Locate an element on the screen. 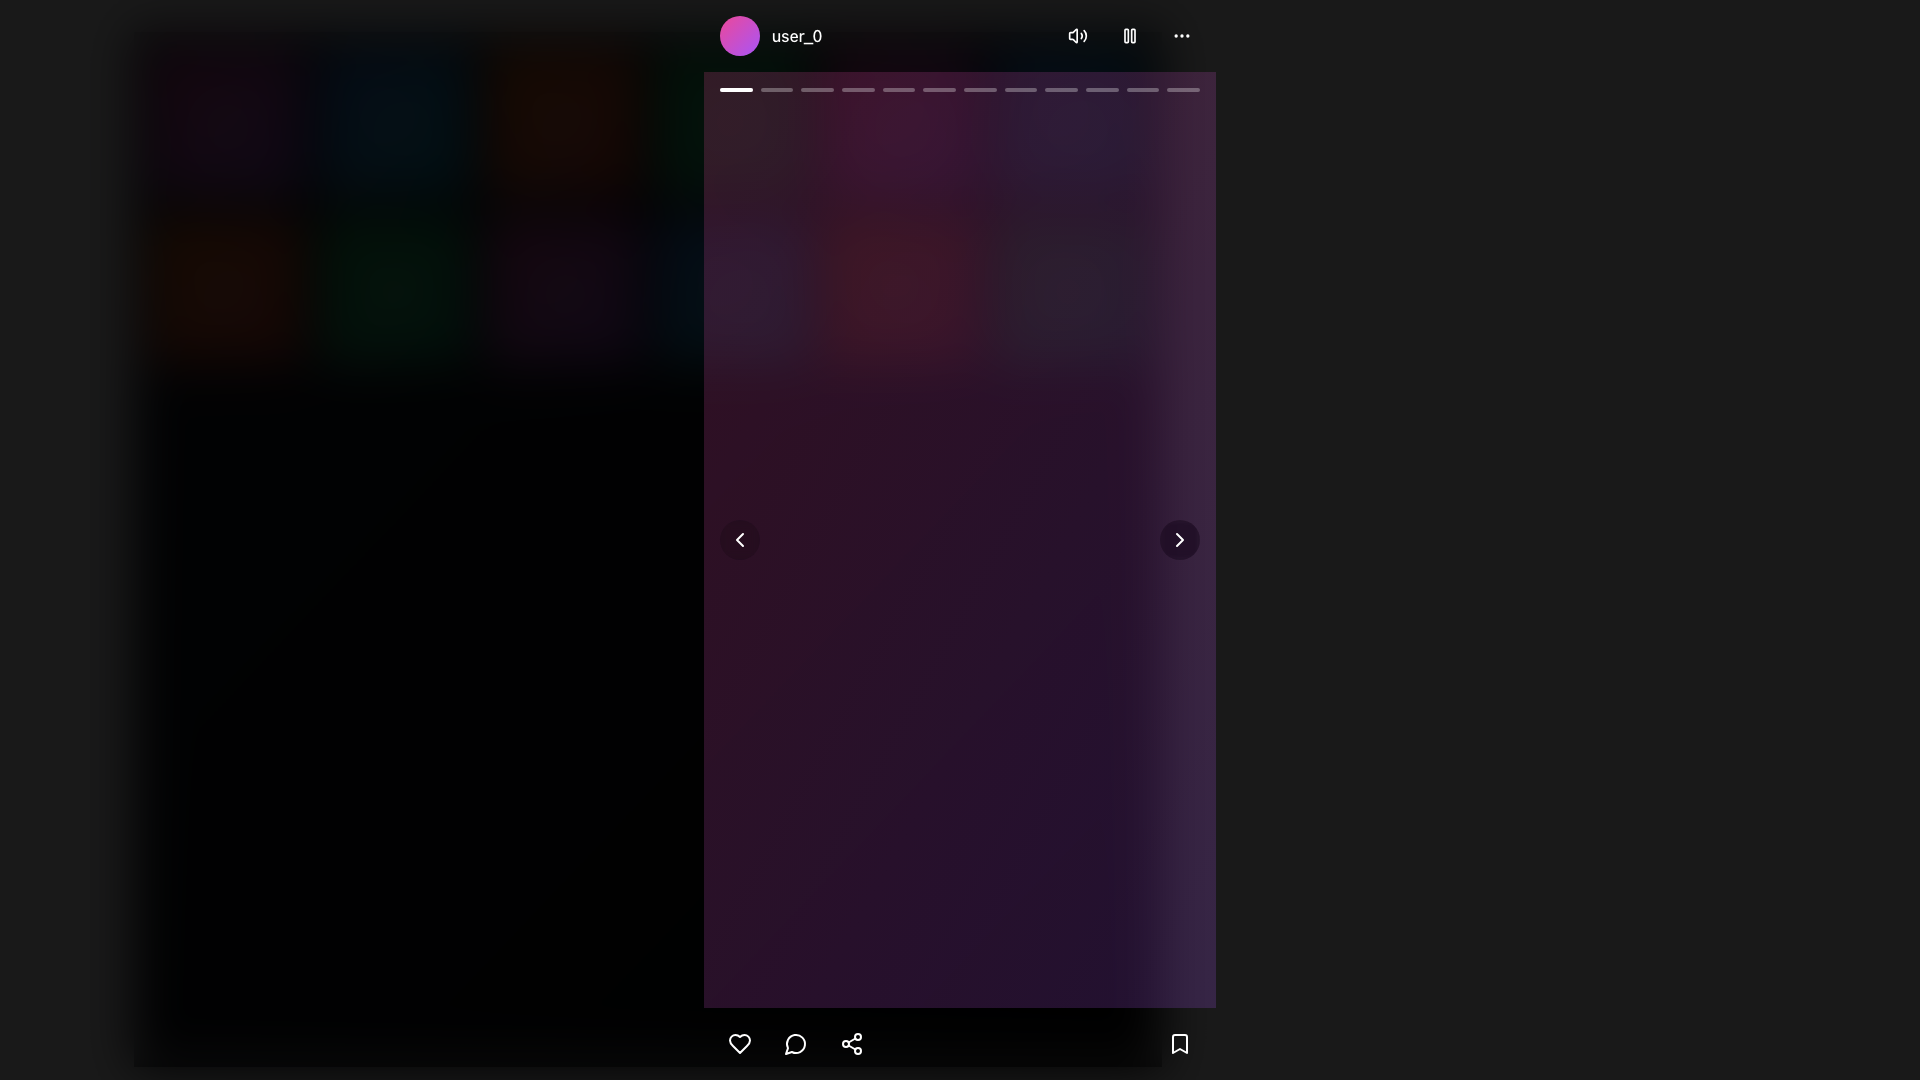 Image resolution: width=1920 pixels, height=1080 pixels. the ellipsis icon in the top-right corner of the interface is located at coordinates (1181, 35).